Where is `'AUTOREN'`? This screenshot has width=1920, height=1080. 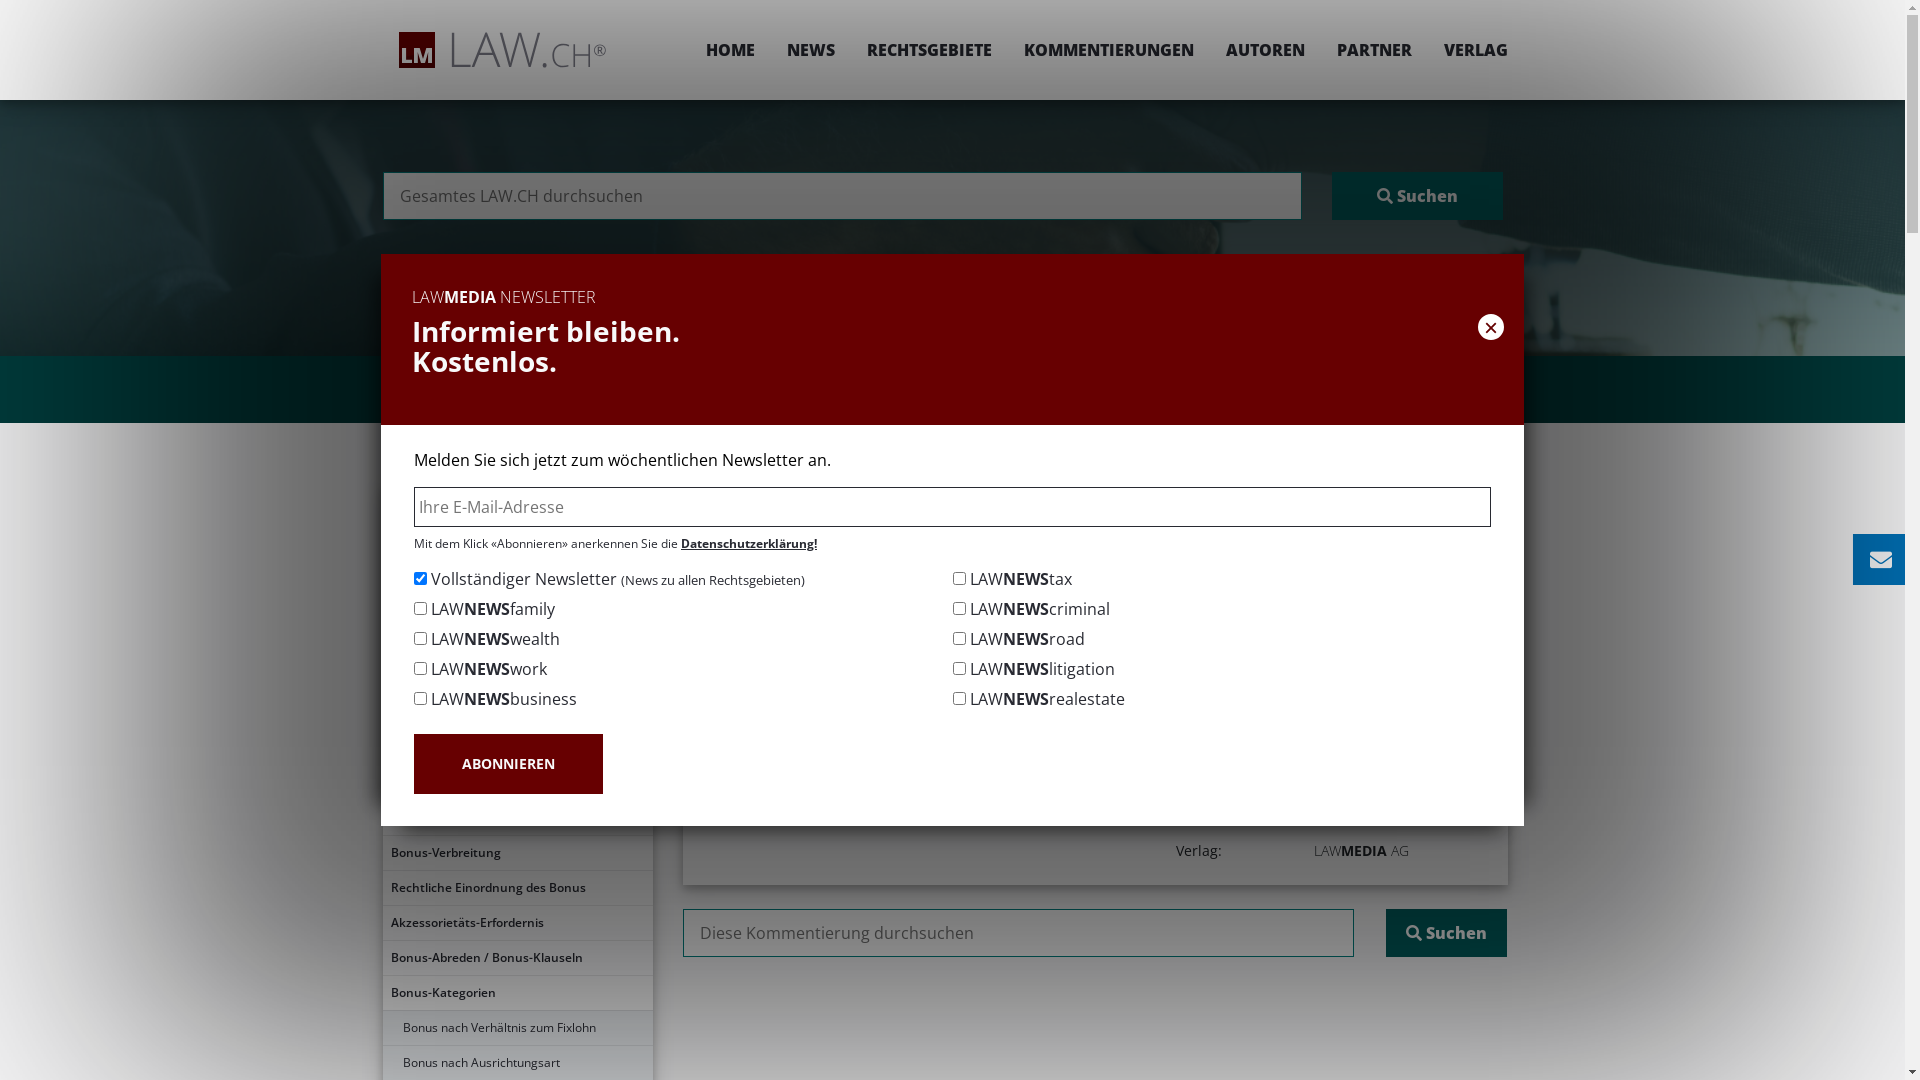
'AUTOREN' is located at coordinates (1208, 49).